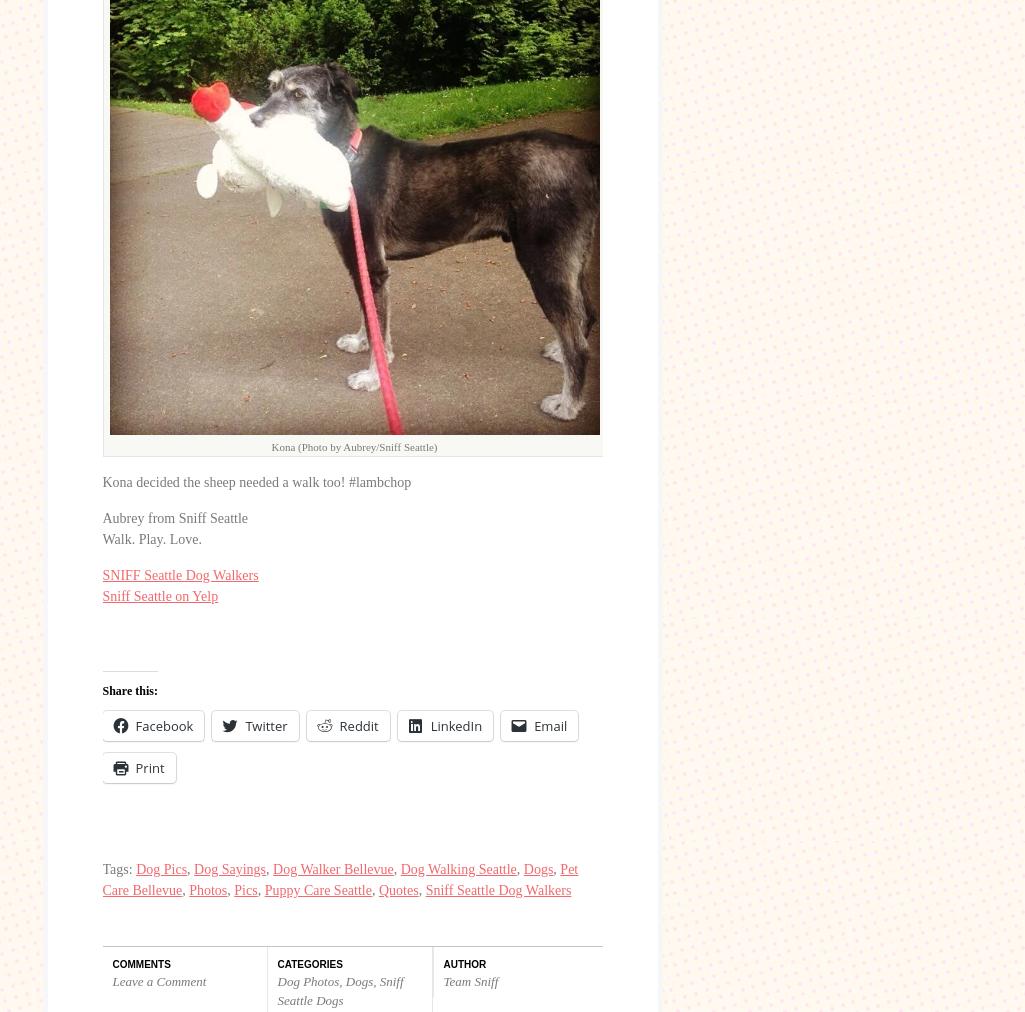 The width and height of the screenshot is (1025, 1012). I want to click on 'SNIFF Seattle Dog Walkers', so click(101, 574).